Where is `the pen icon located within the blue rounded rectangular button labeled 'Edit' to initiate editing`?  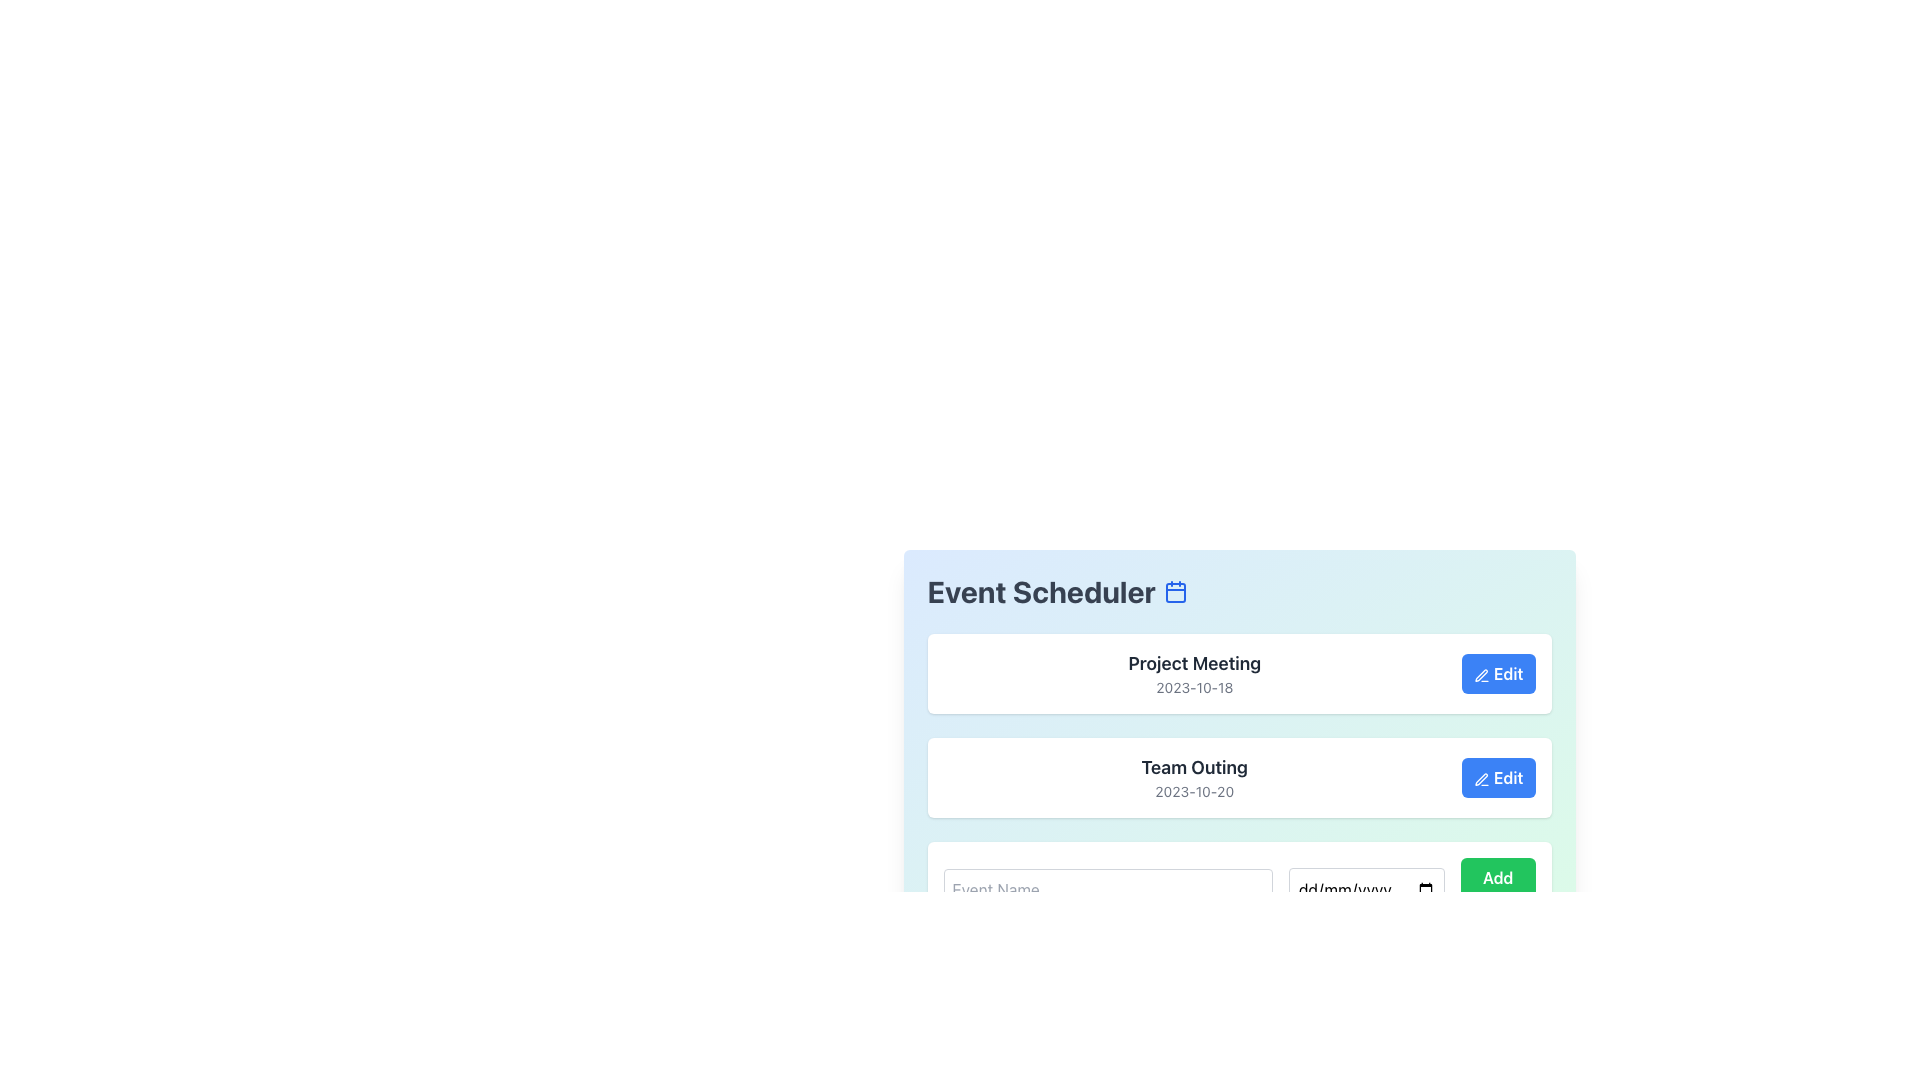 the pen icon located within the blue rounded rectangular button labeled 'Edit' to initiate editing is located at coordinates (1482, 778).